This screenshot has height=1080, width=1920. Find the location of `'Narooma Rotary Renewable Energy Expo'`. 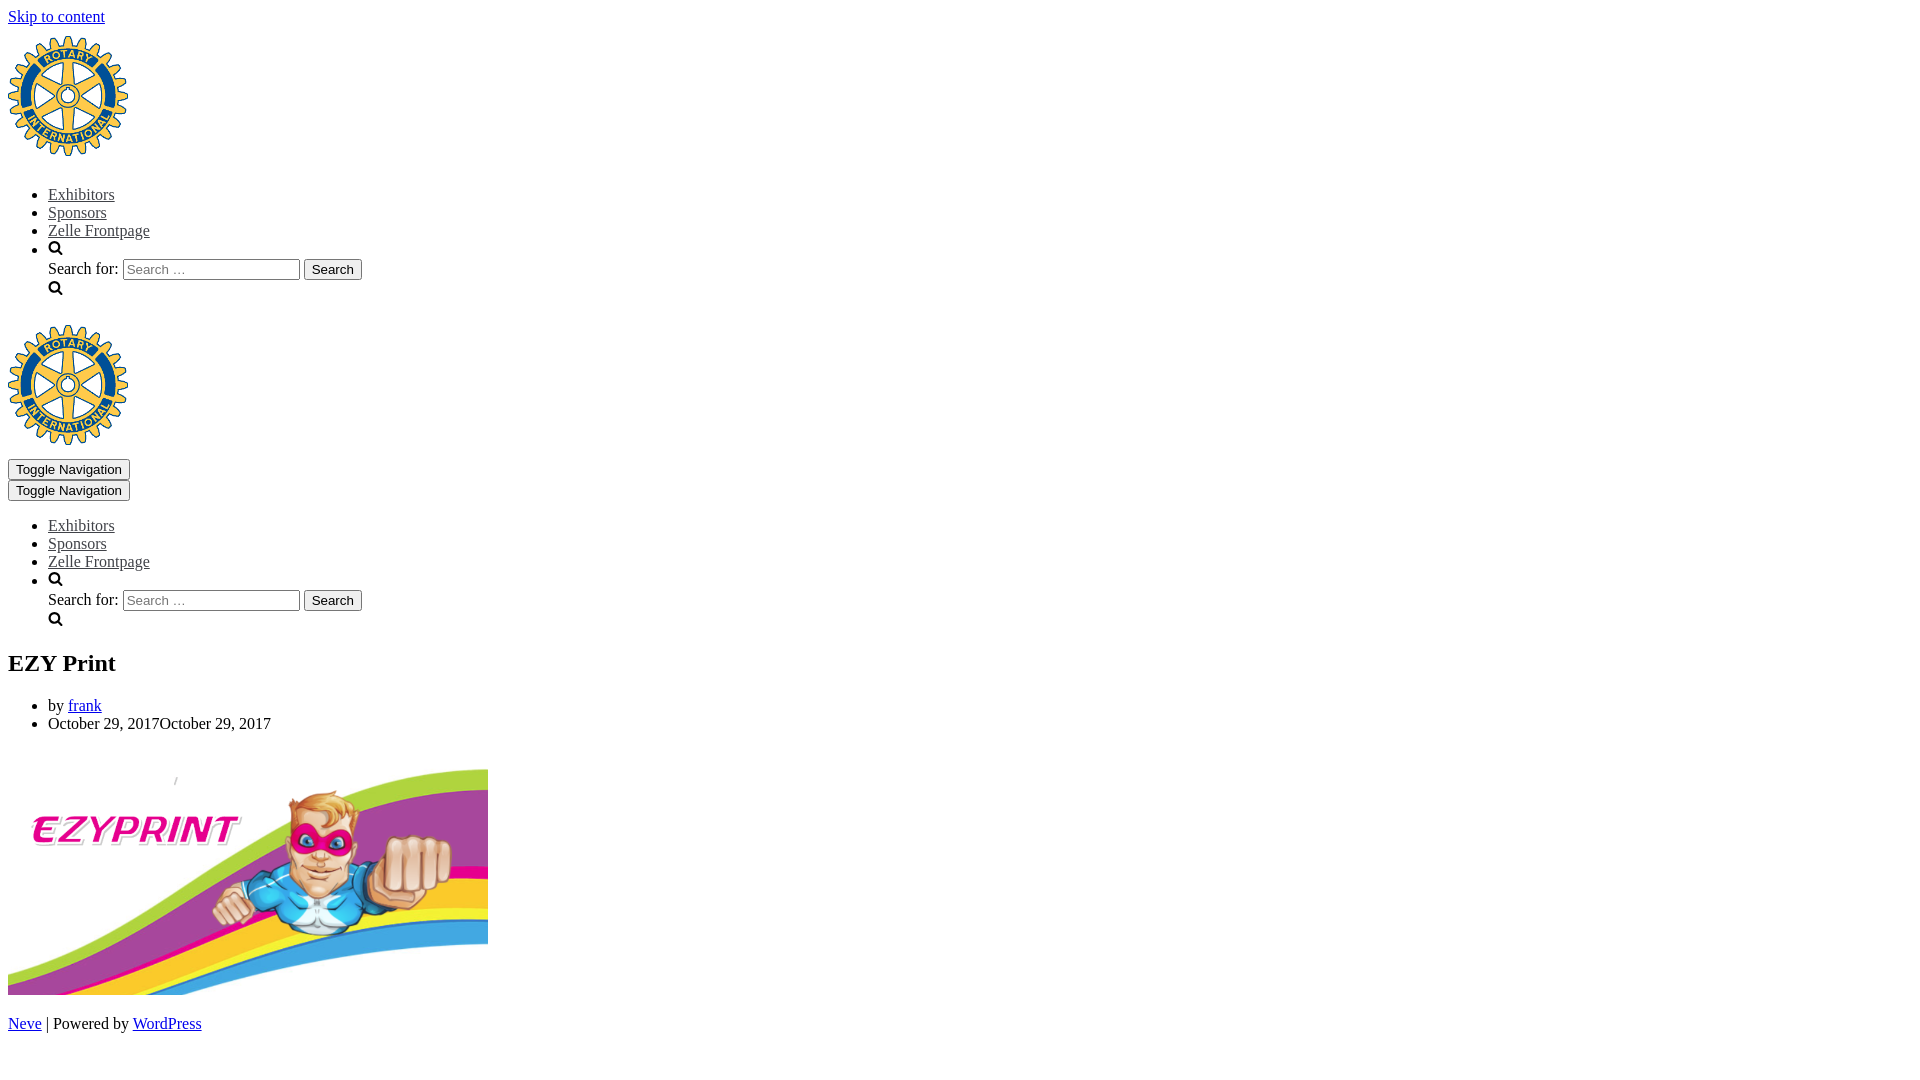

'Narooma Rotary Renewable Energy Expo' is located at coordinates (67, 149).